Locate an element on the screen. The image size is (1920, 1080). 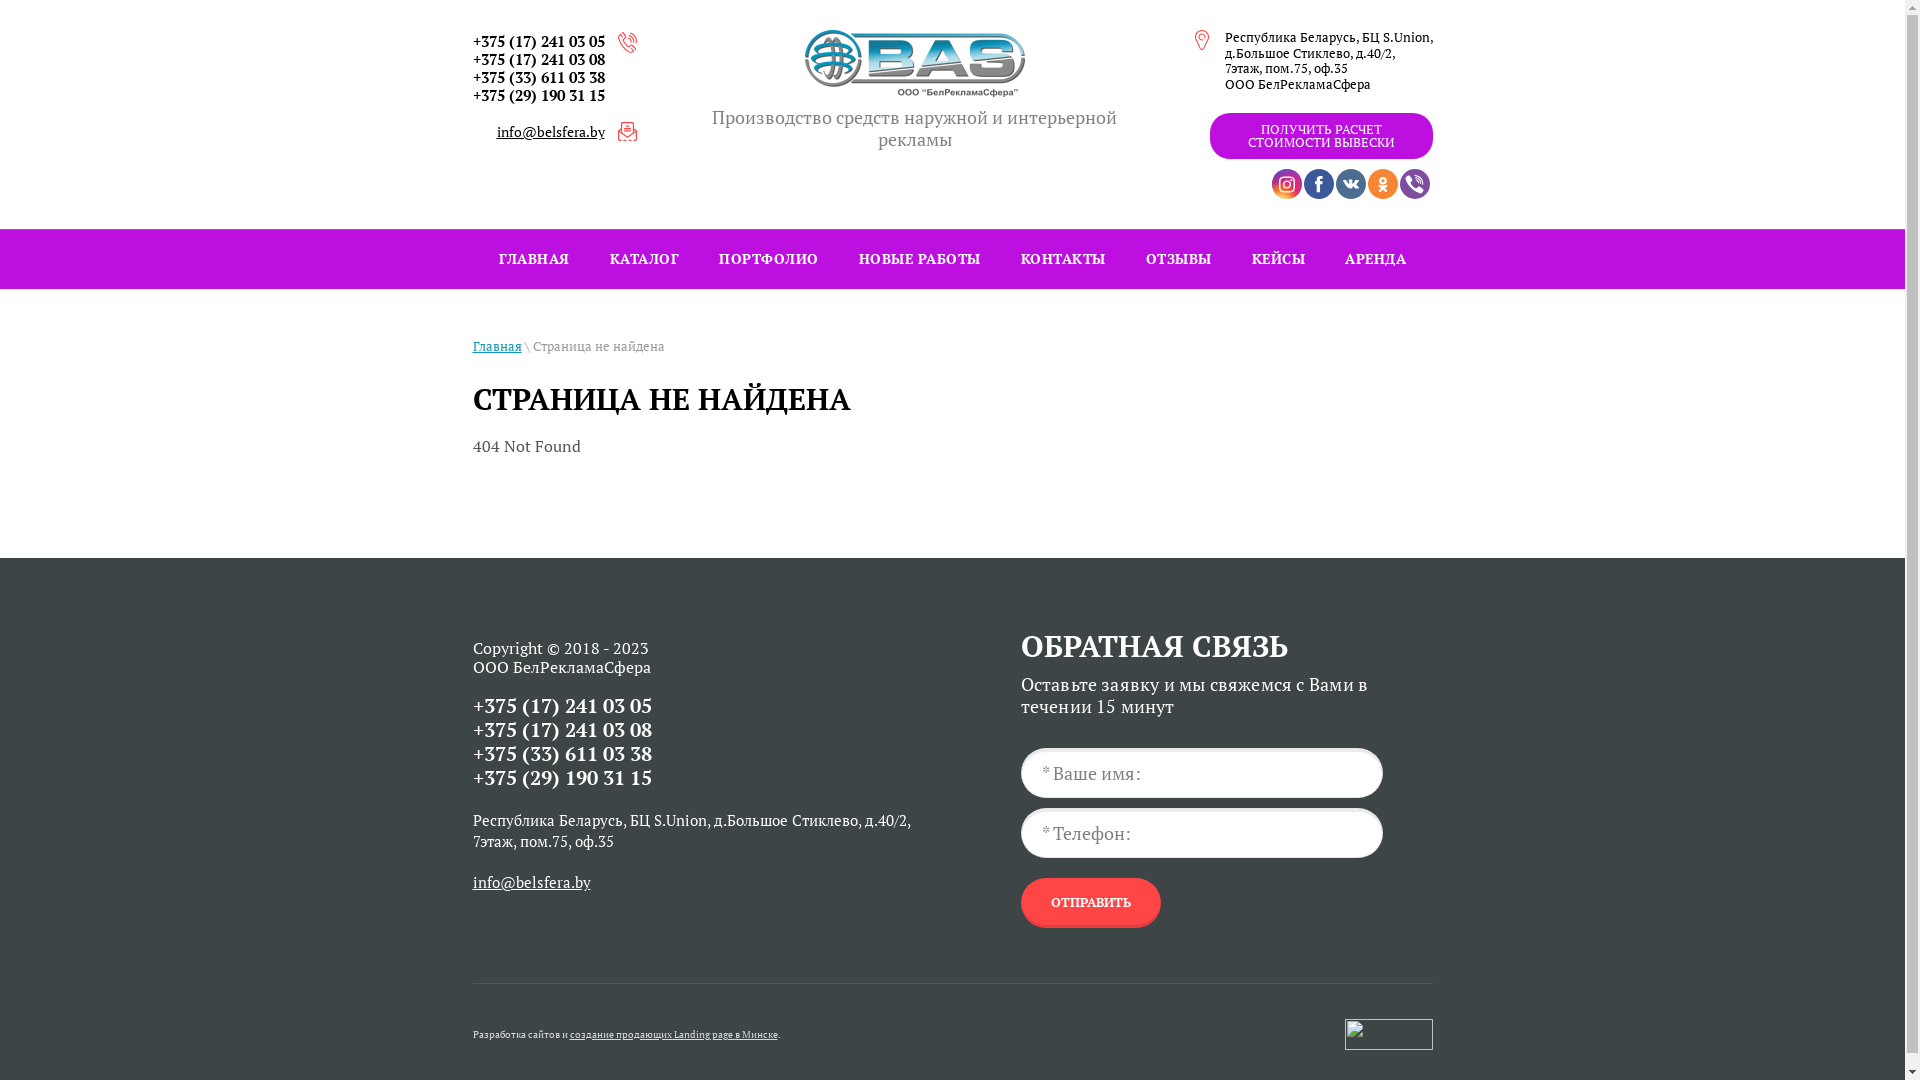
'+375 (29) 190 31 15' is located at coordinates (560, 776).